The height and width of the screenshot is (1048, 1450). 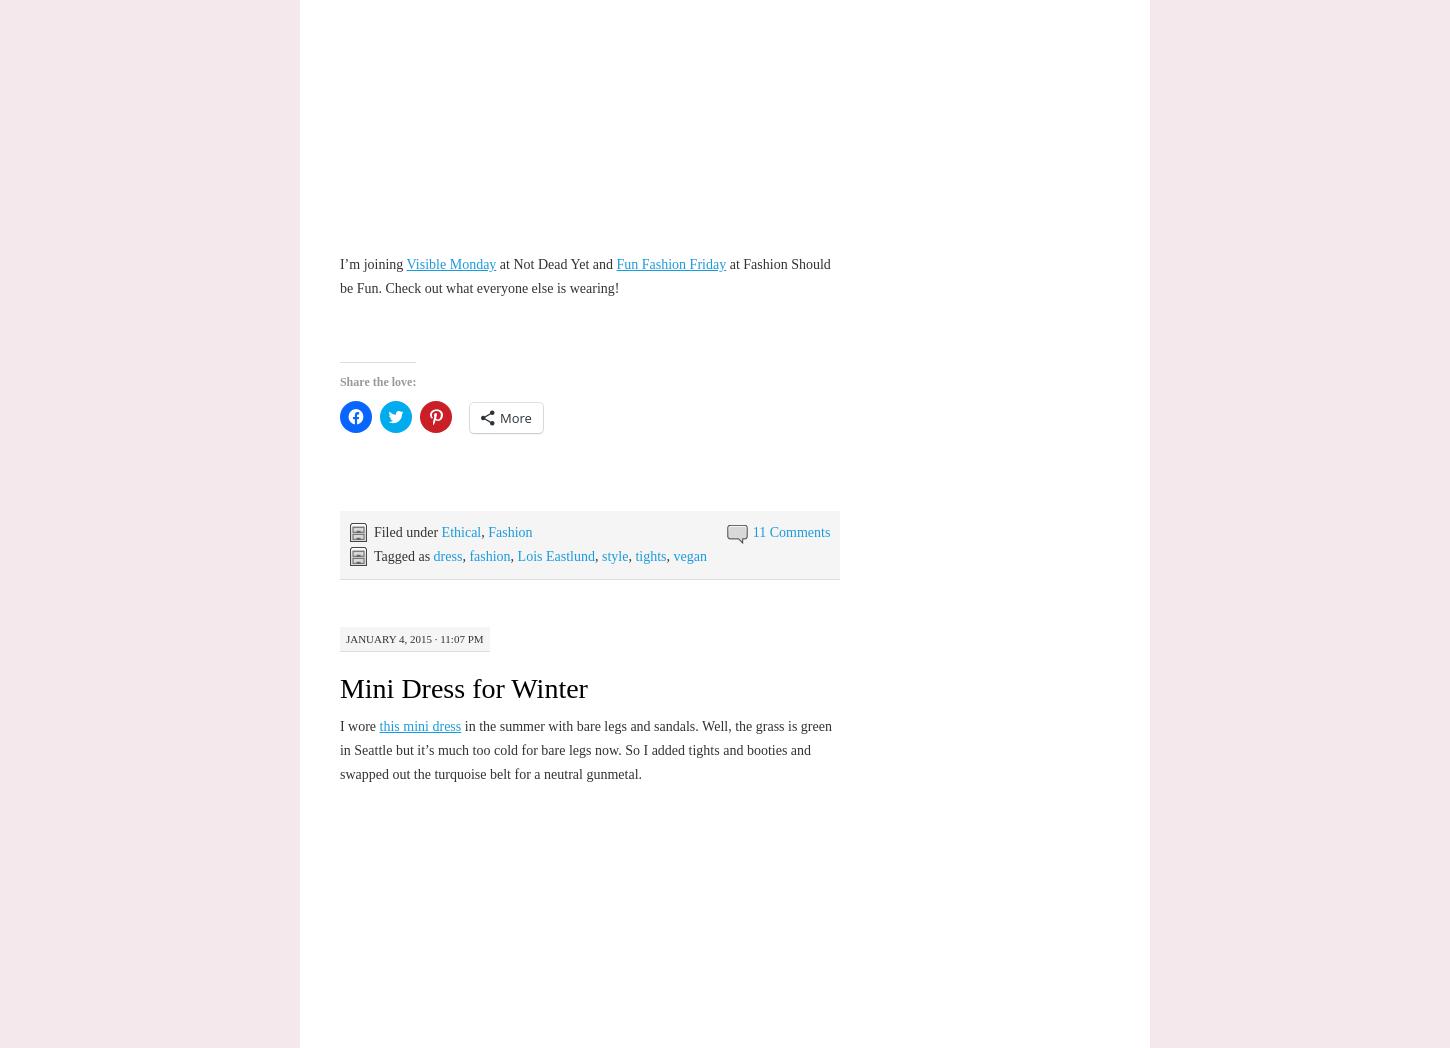 What do you see at coordinates (509, 531) in the screenshot?
I see `'Fashion'` at bounding box center [509, 531].